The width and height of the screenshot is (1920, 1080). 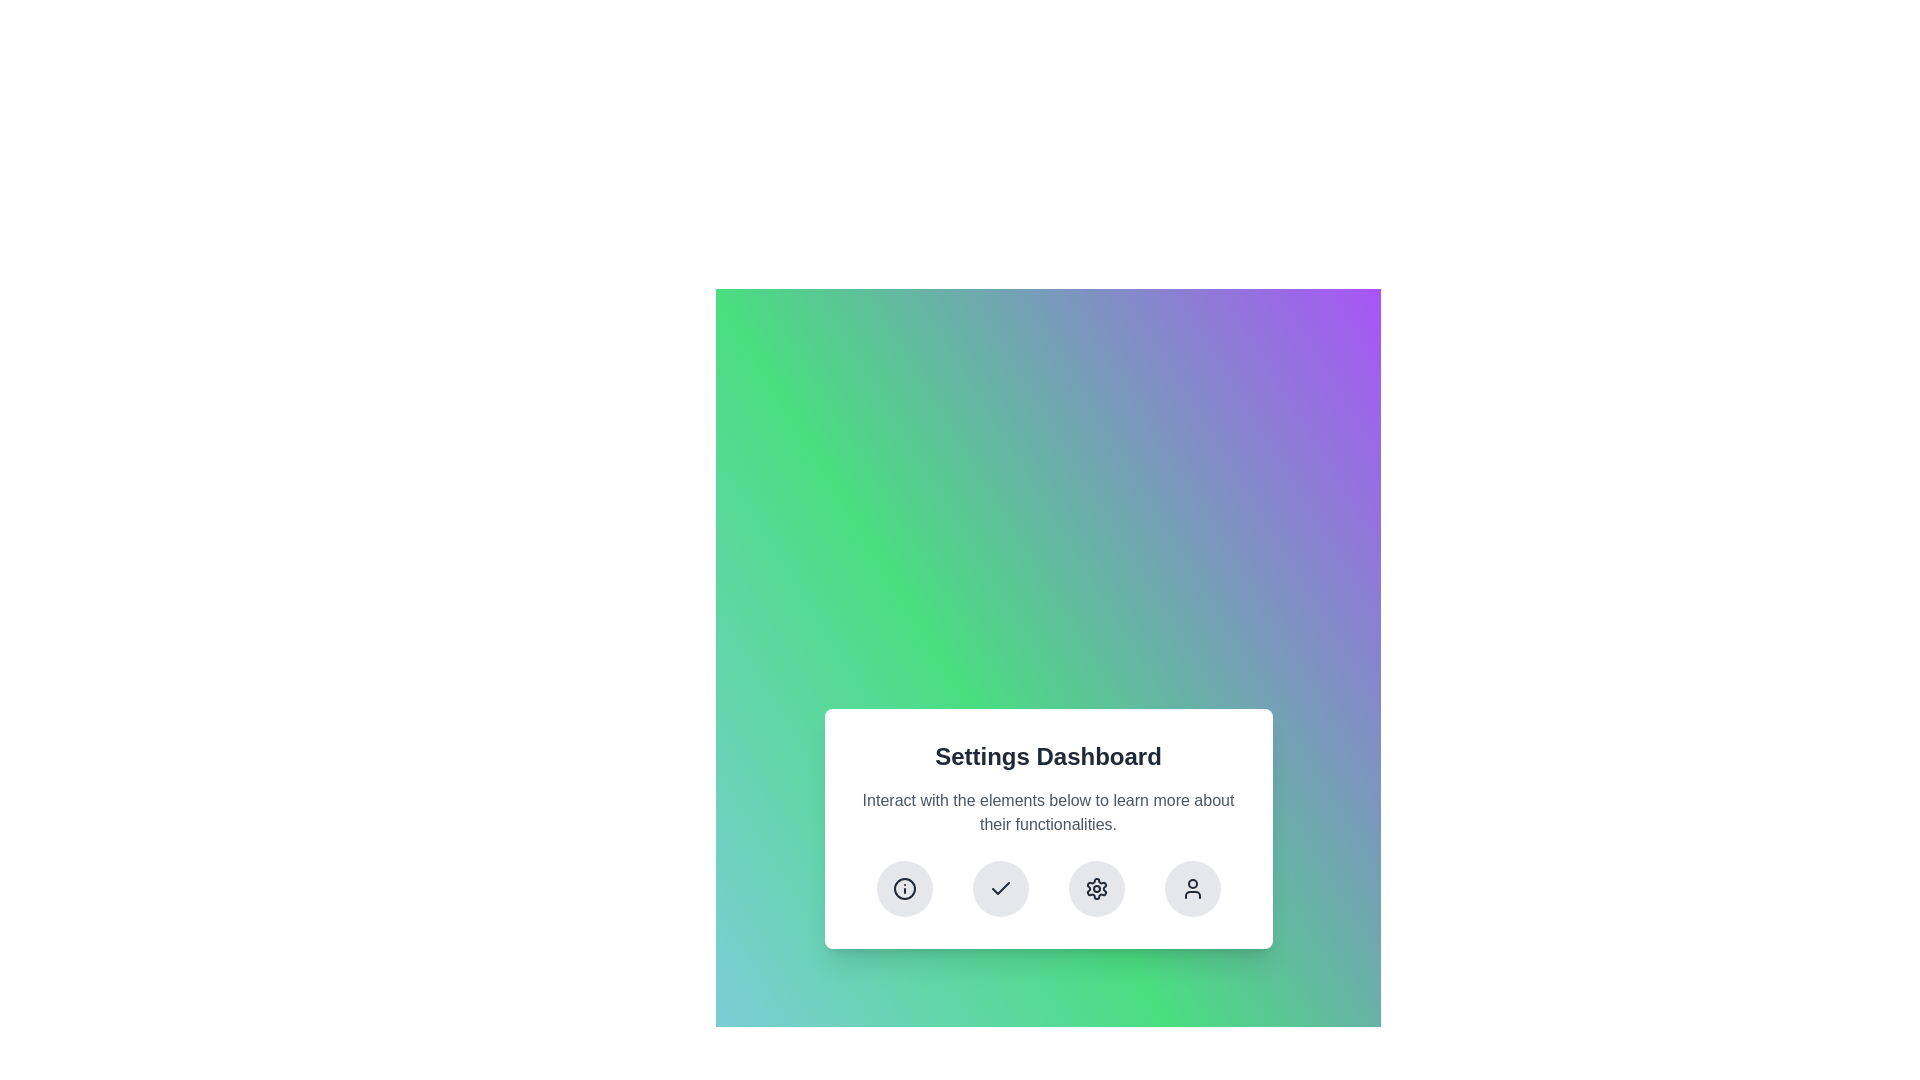 What do you see at coordinates (1000, 887) in the screenshot?
I see `the checkmark icon located within the second circular button from the left in the row of buttons at the bottom of the settings dialog box for accessibility functions` at bounding box center [1000, 887].